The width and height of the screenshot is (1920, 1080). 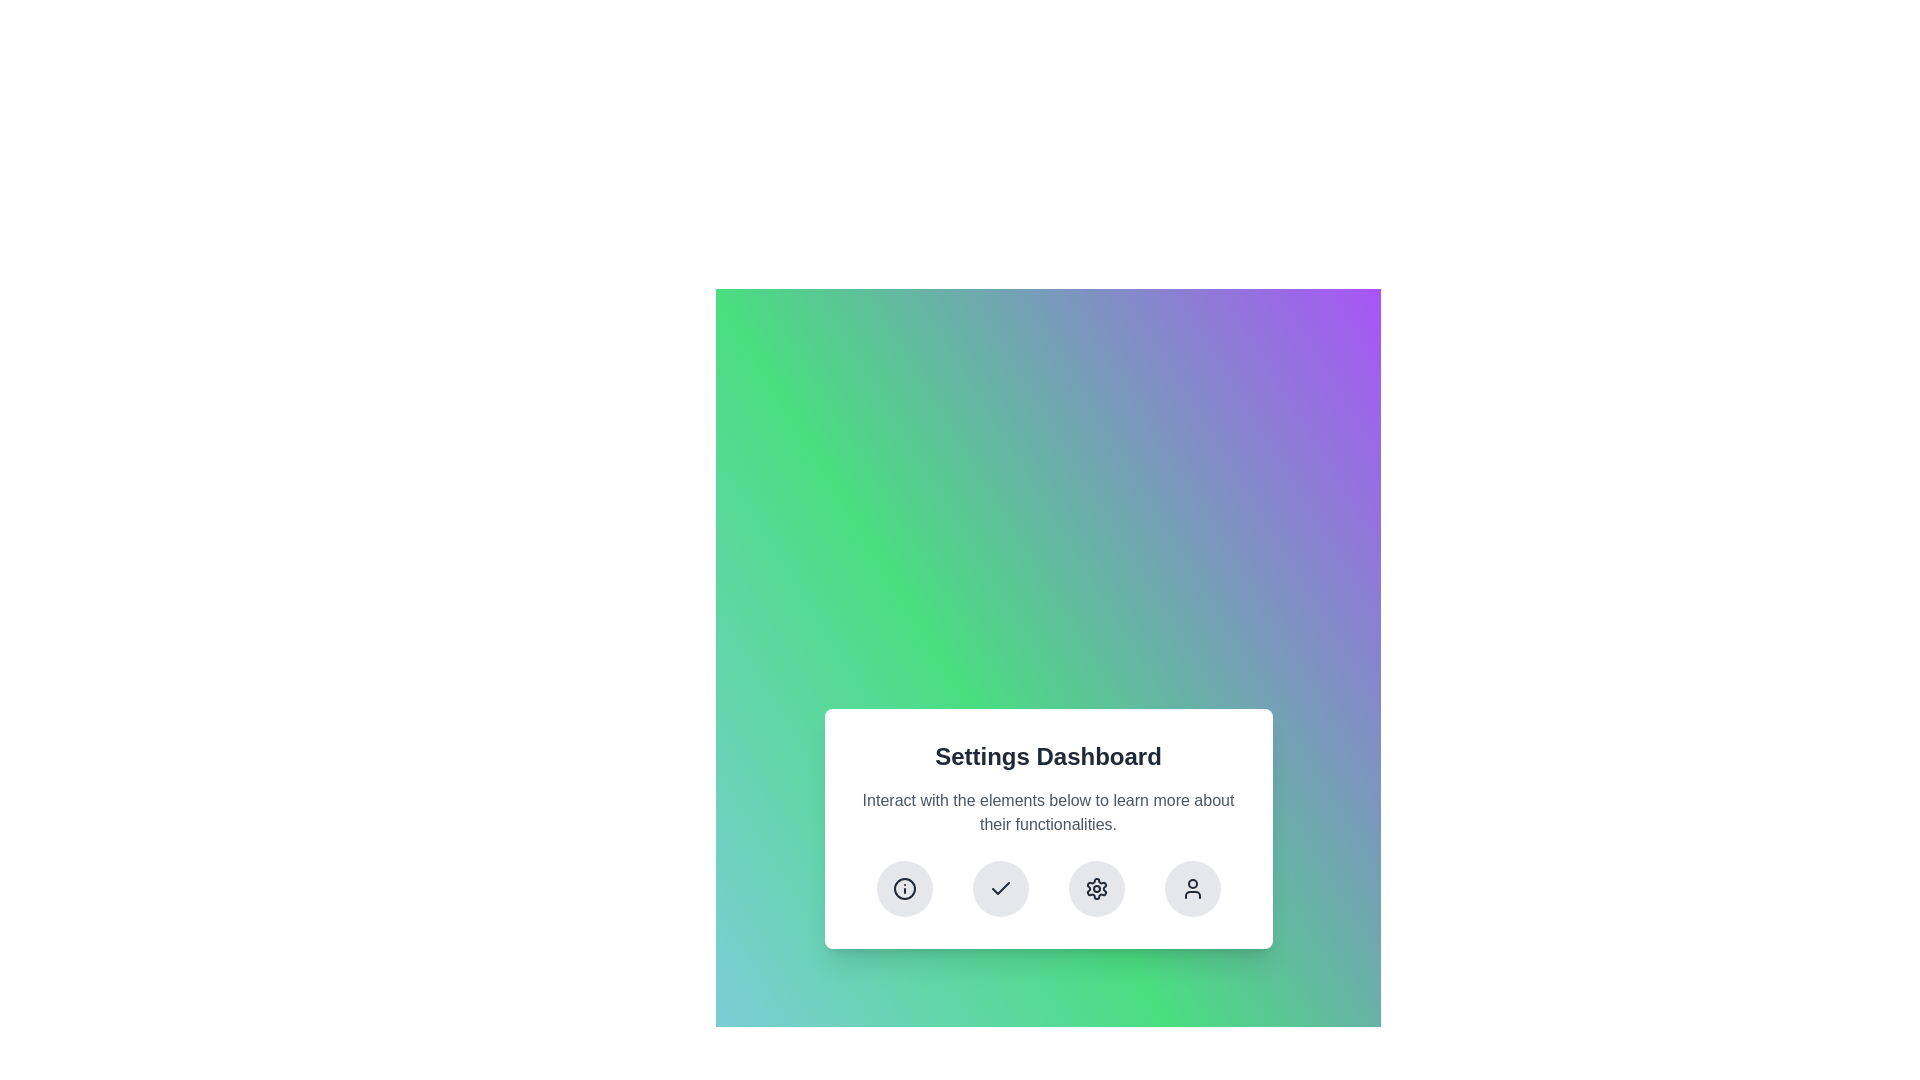 What do you see at coordinates (1000, 887) in the screenshot?
I see `the checkmark icon located within the second circular button from the left in the row of buttons at the bottom of the settings dialog box for accessibility functions` at bounding box center [1000, 887].